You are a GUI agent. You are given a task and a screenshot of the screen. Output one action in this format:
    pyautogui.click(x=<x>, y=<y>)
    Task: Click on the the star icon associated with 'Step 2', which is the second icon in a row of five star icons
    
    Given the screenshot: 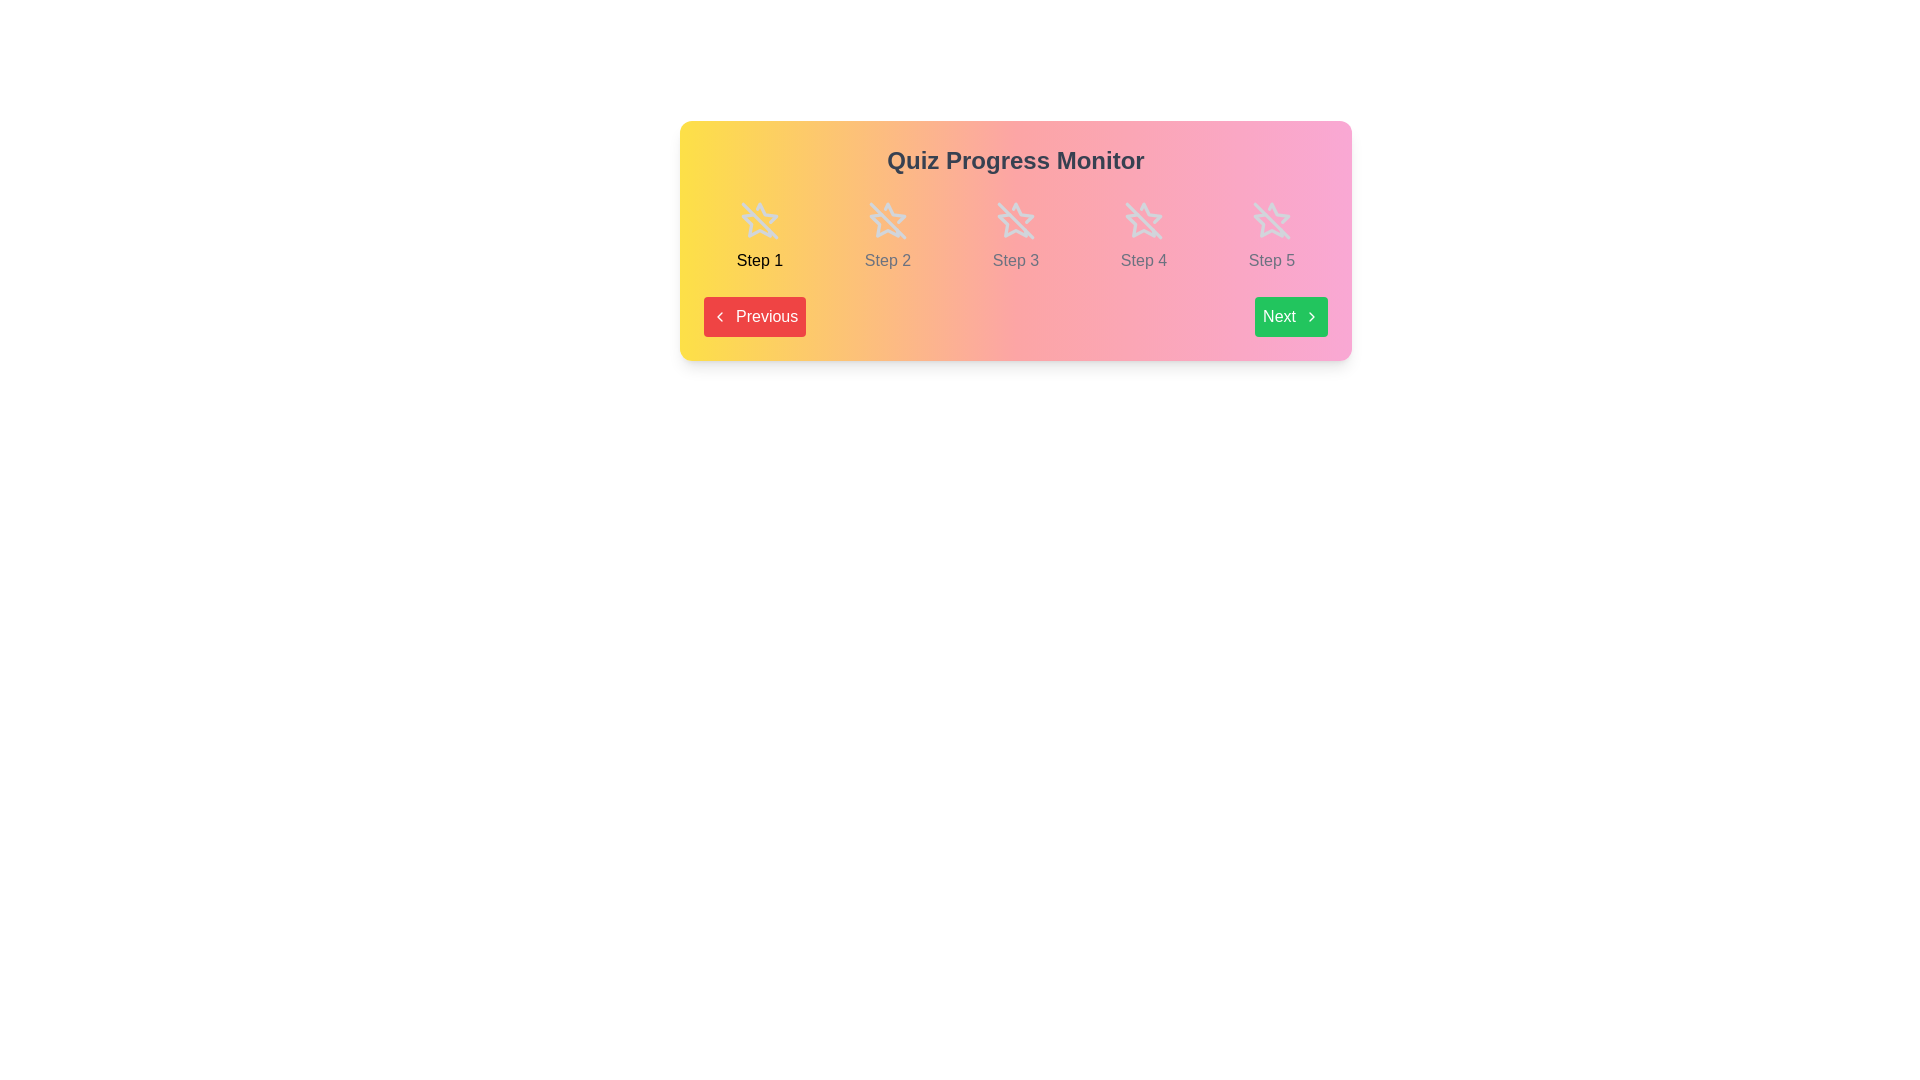 What is the action you would take?
    pyautogui.click(x=894, y=213)
    